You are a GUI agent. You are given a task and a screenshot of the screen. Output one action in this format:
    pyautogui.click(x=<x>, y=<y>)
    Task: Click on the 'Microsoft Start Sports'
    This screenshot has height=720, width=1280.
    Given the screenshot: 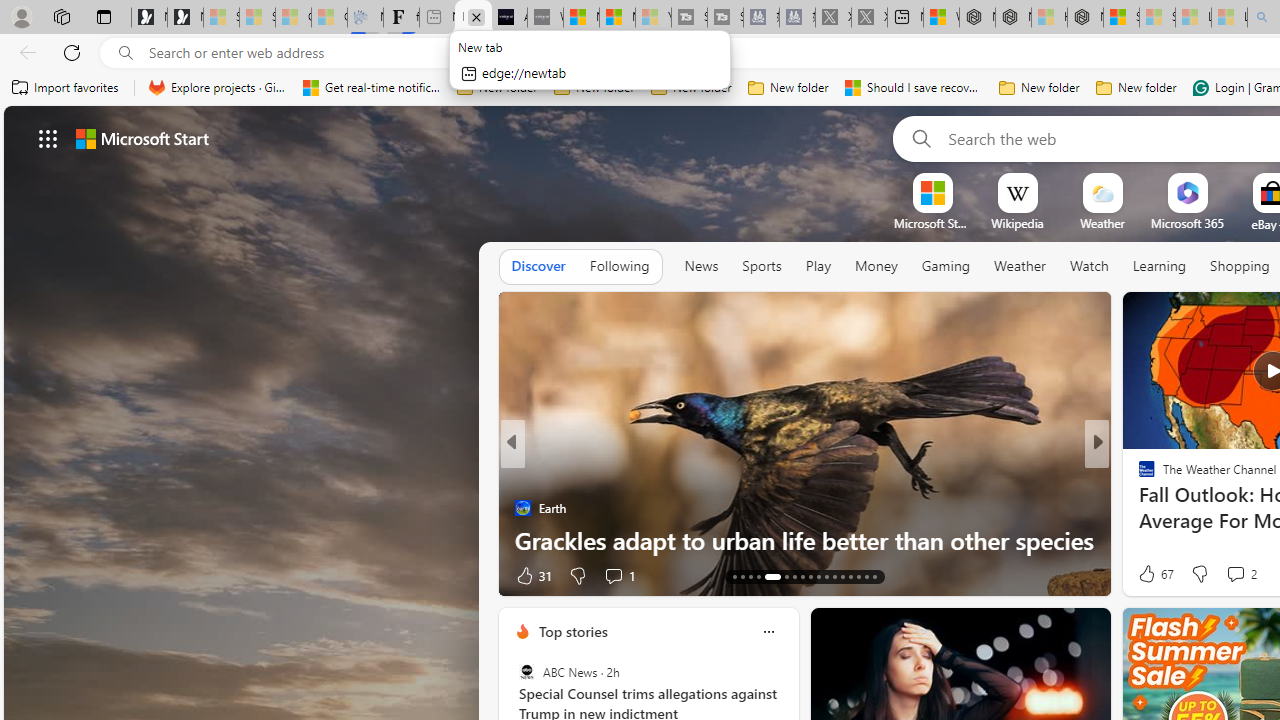 What is the action you would take?
    pyautogui.click(x=931, y=223)
    